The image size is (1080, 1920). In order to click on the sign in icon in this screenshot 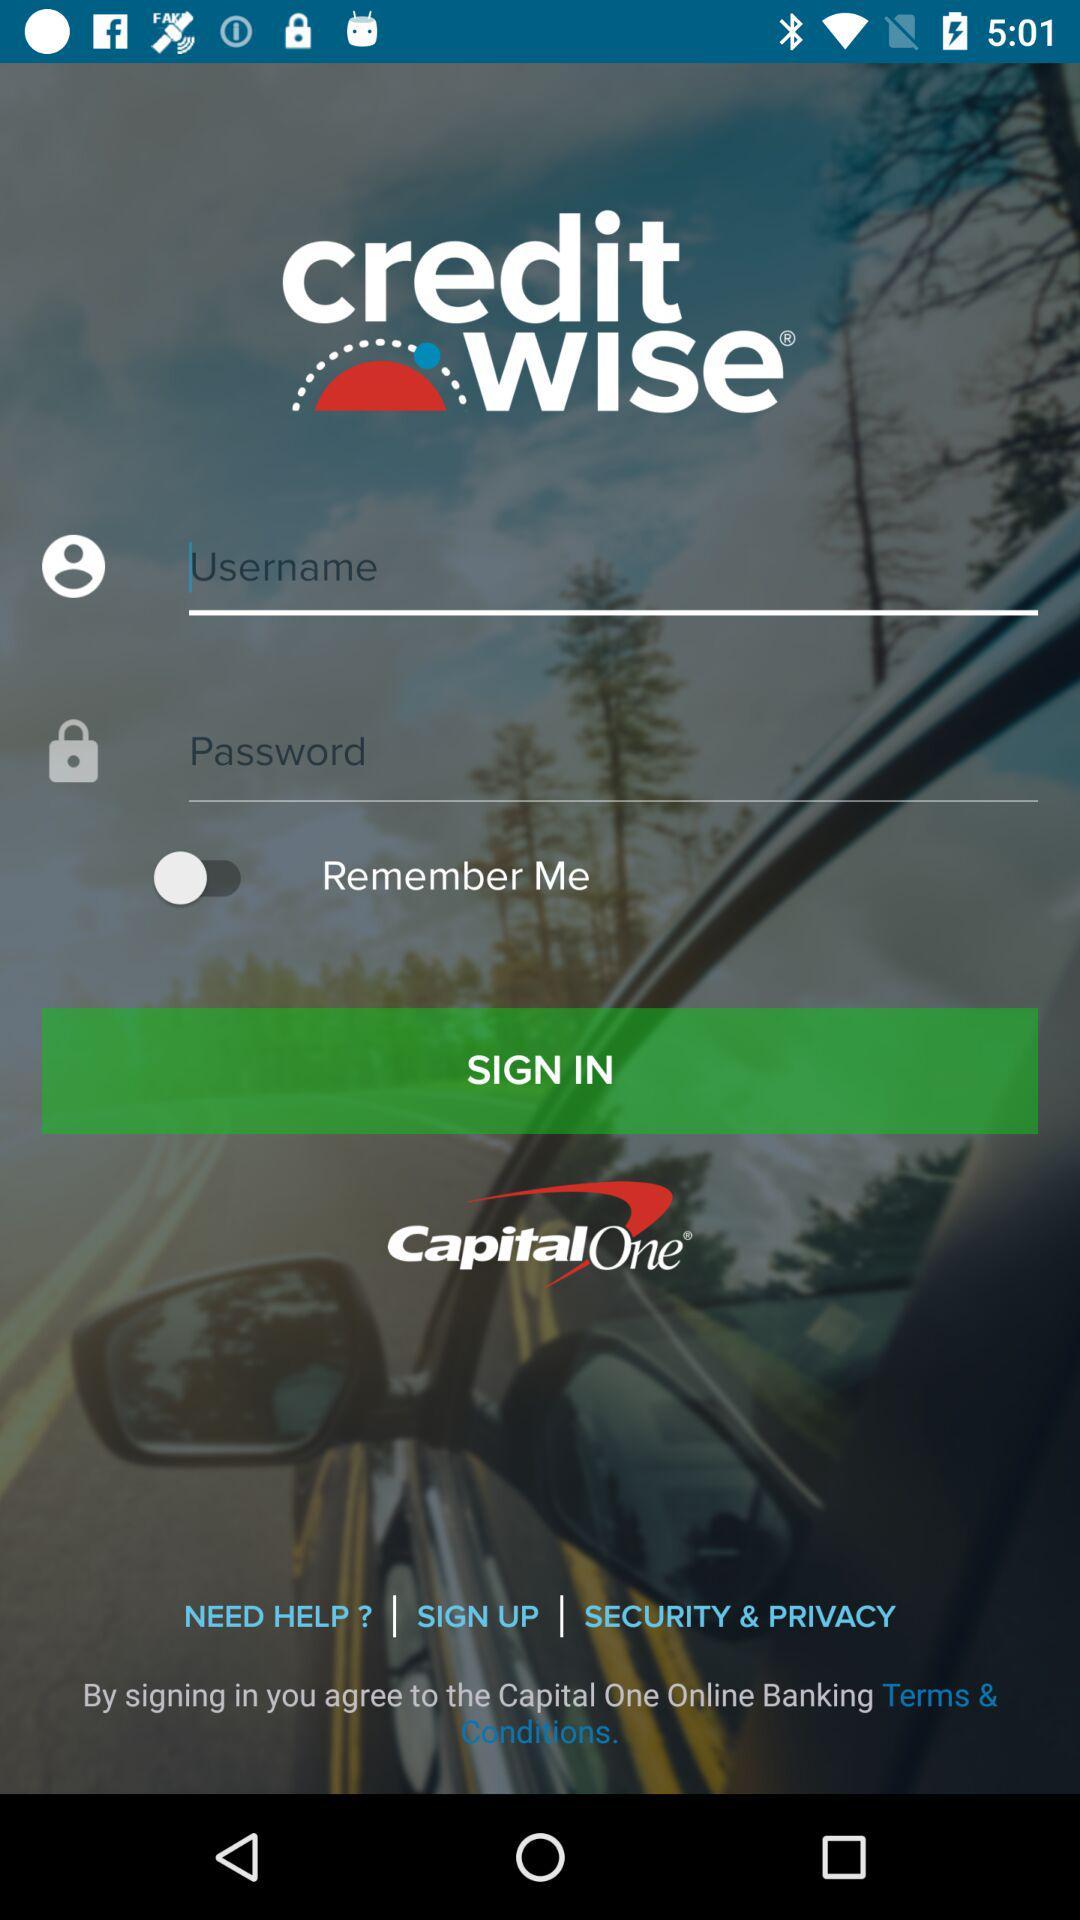, I will do `click(540, 1069)`.